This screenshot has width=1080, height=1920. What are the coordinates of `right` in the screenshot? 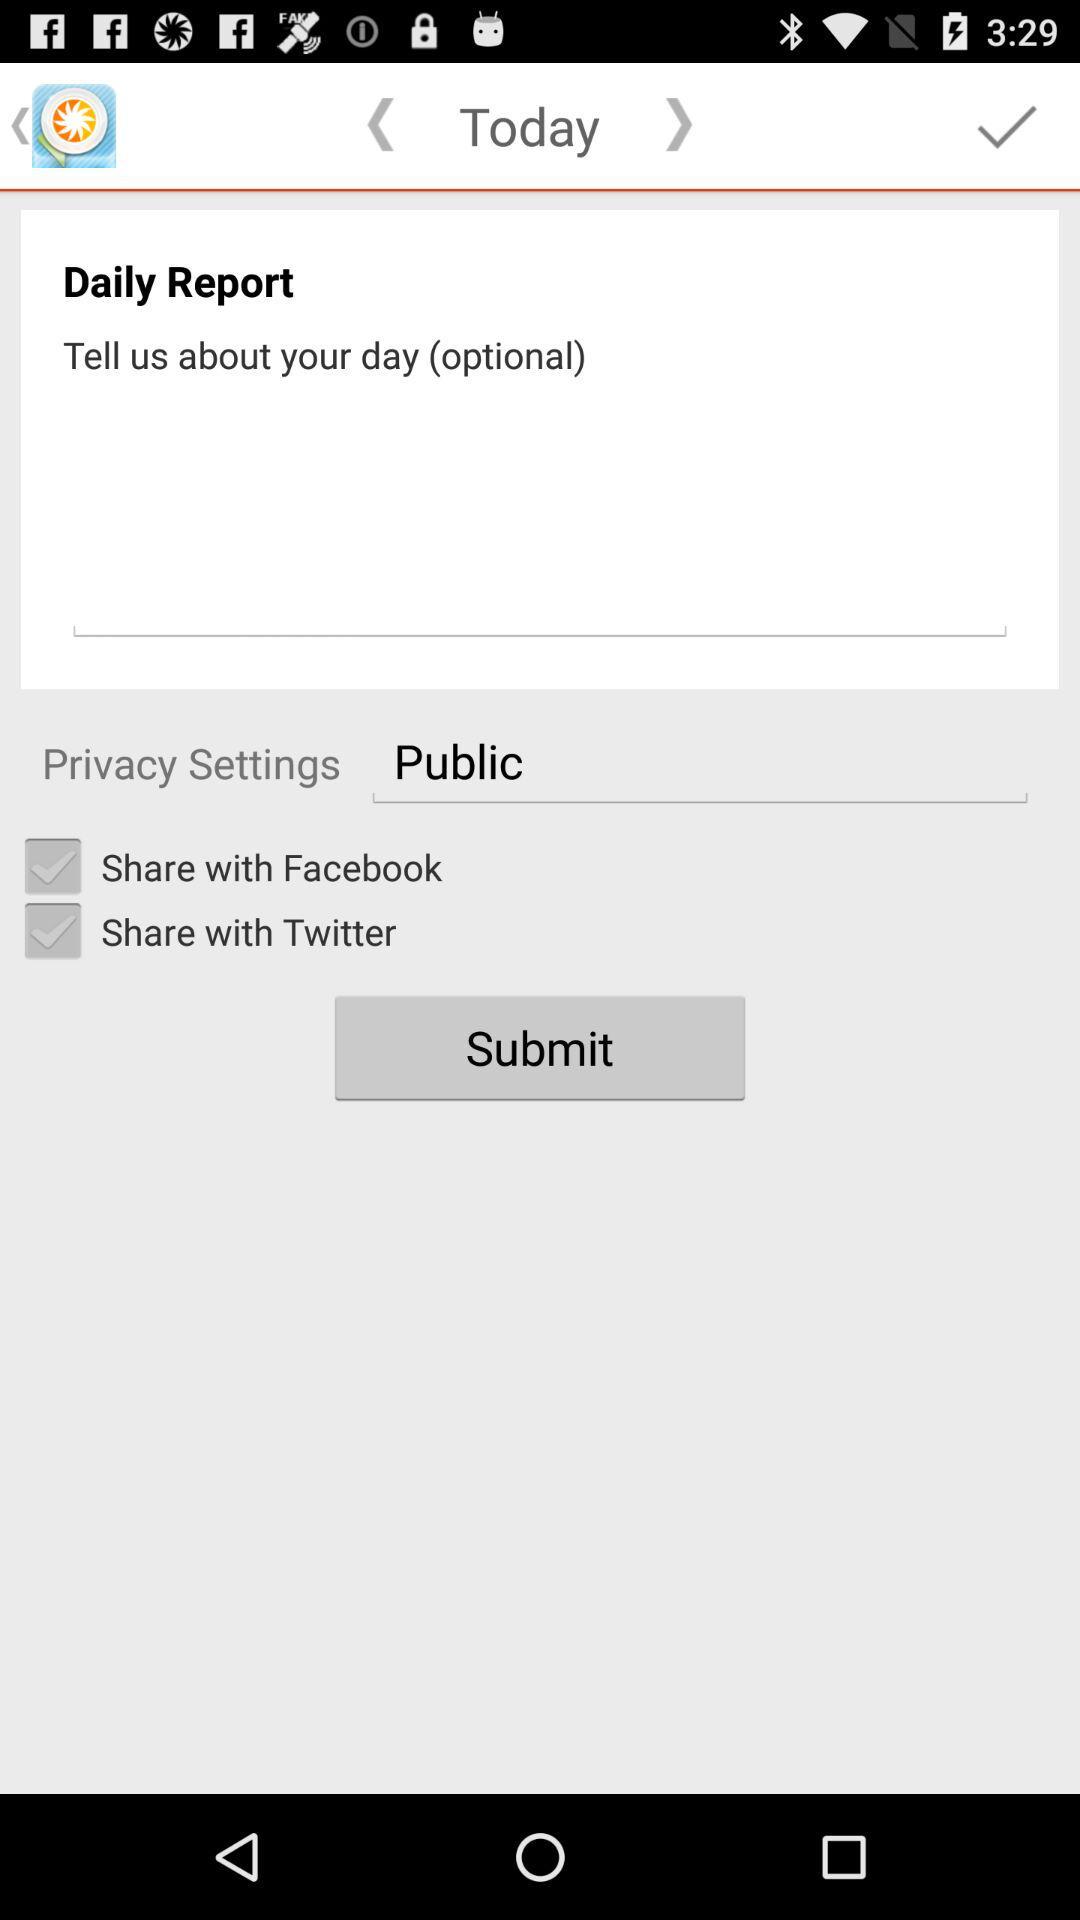 It's located at (52, 867).